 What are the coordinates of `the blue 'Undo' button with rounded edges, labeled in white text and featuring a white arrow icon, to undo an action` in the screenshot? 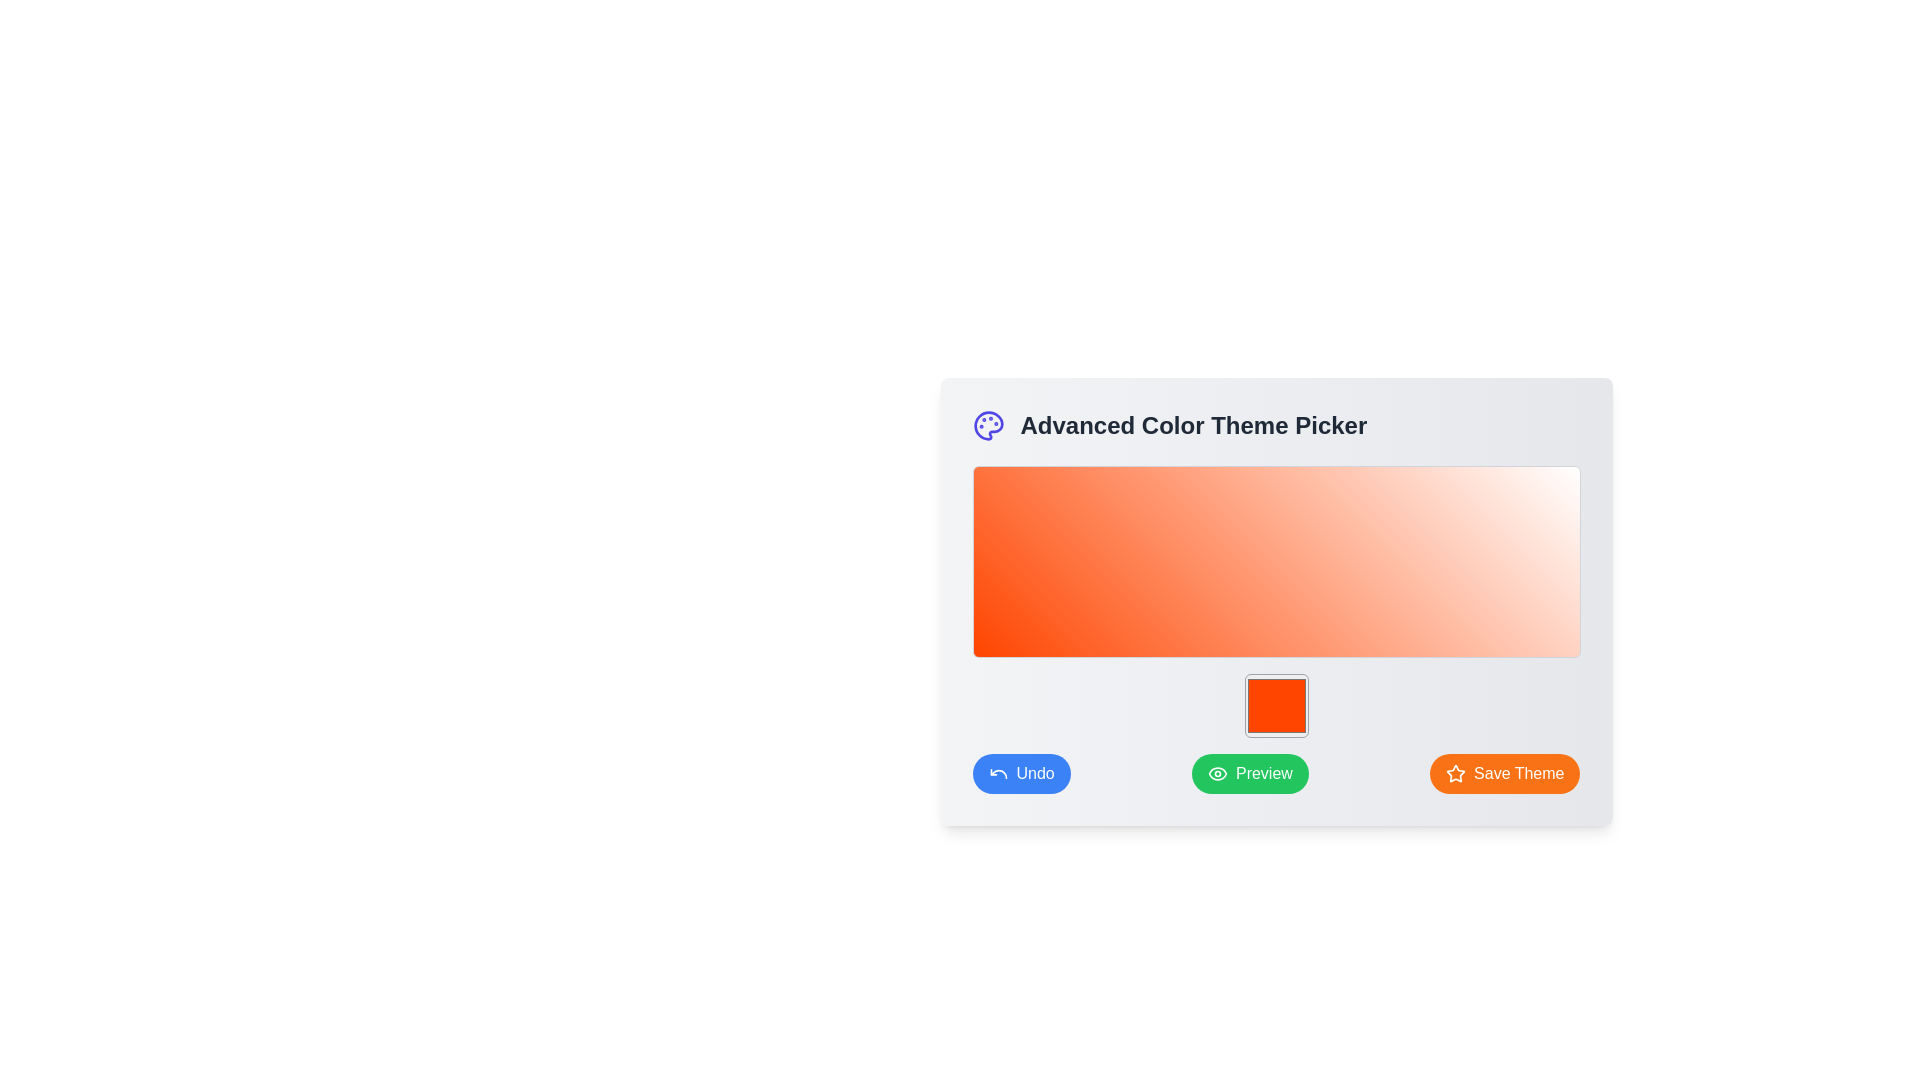 It's located at (1021, 773).